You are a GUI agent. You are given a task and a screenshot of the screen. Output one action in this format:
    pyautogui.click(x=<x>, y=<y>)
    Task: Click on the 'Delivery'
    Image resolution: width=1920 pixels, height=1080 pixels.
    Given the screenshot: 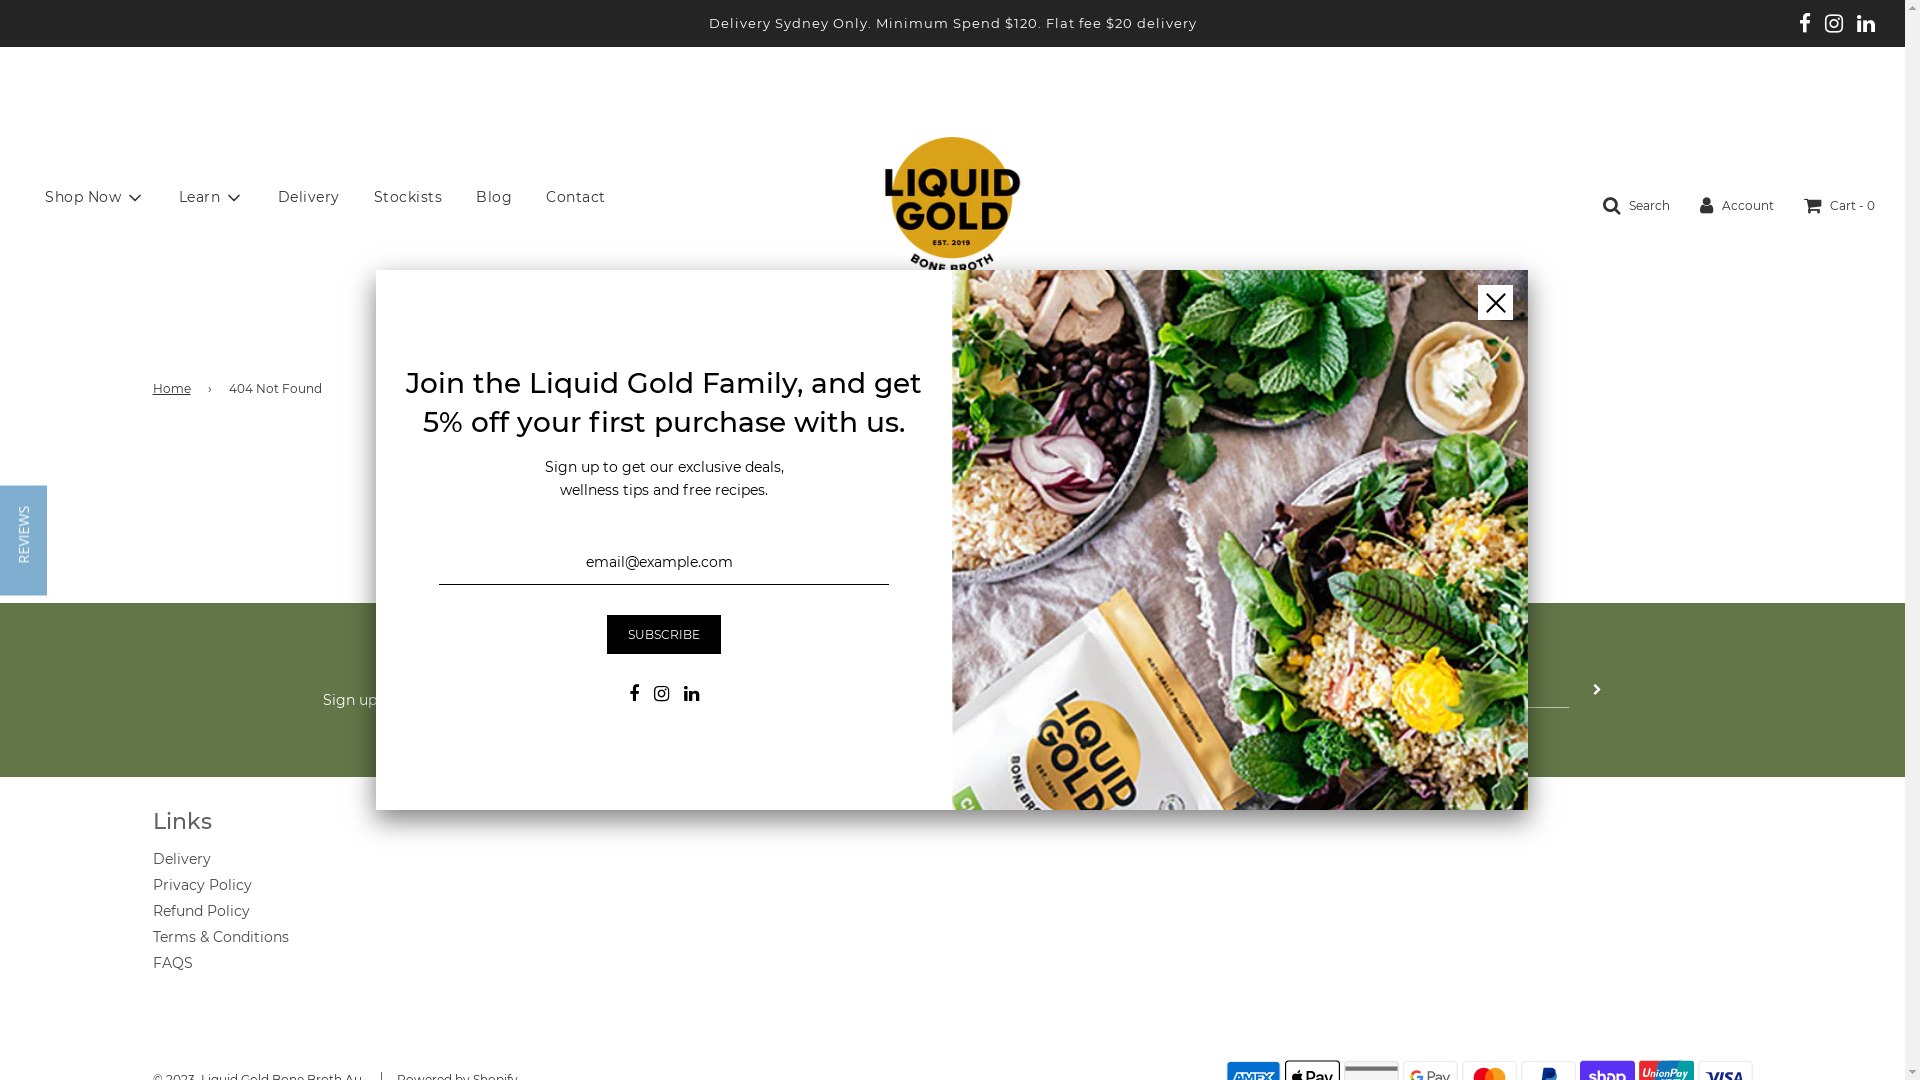 What is the action you would take?
    pyautogui.click(x=181, y=858)
    